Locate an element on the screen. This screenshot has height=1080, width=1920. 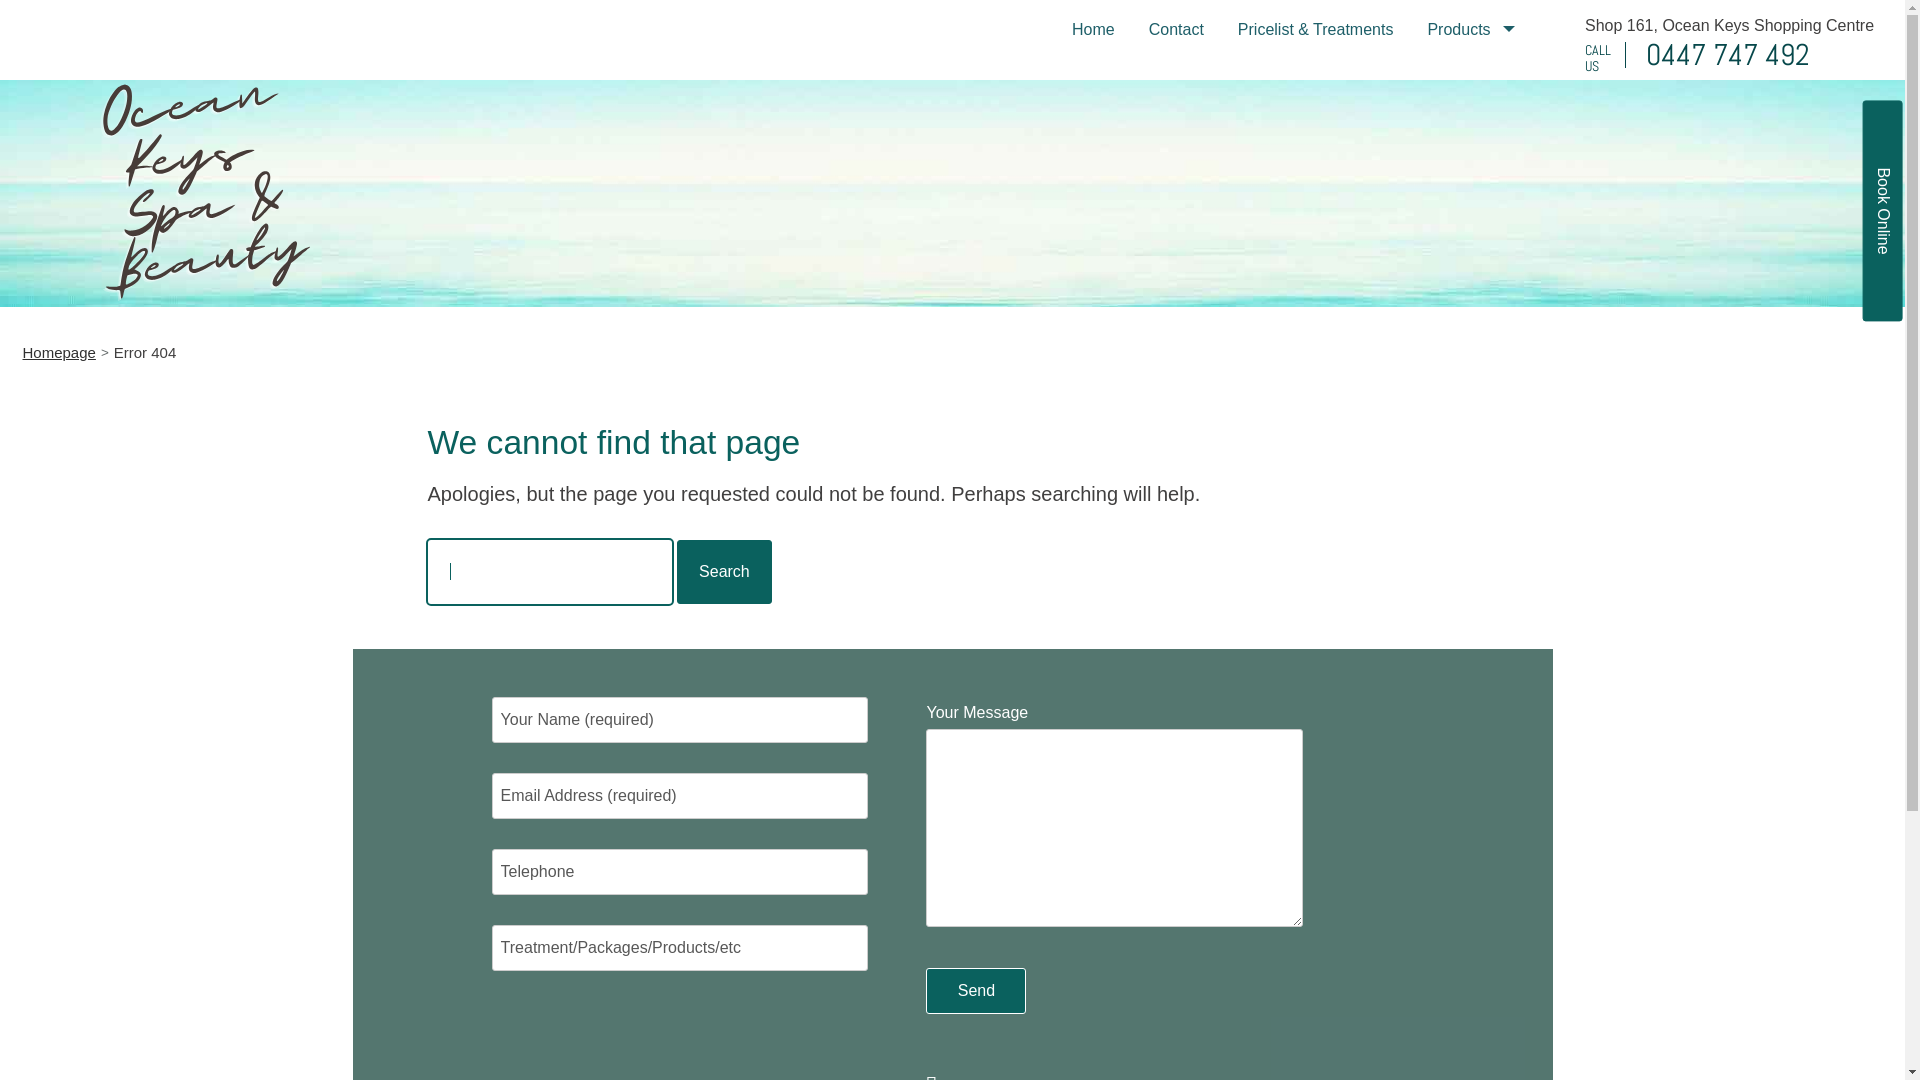
'Products' is located at coordinates (1409, 29).